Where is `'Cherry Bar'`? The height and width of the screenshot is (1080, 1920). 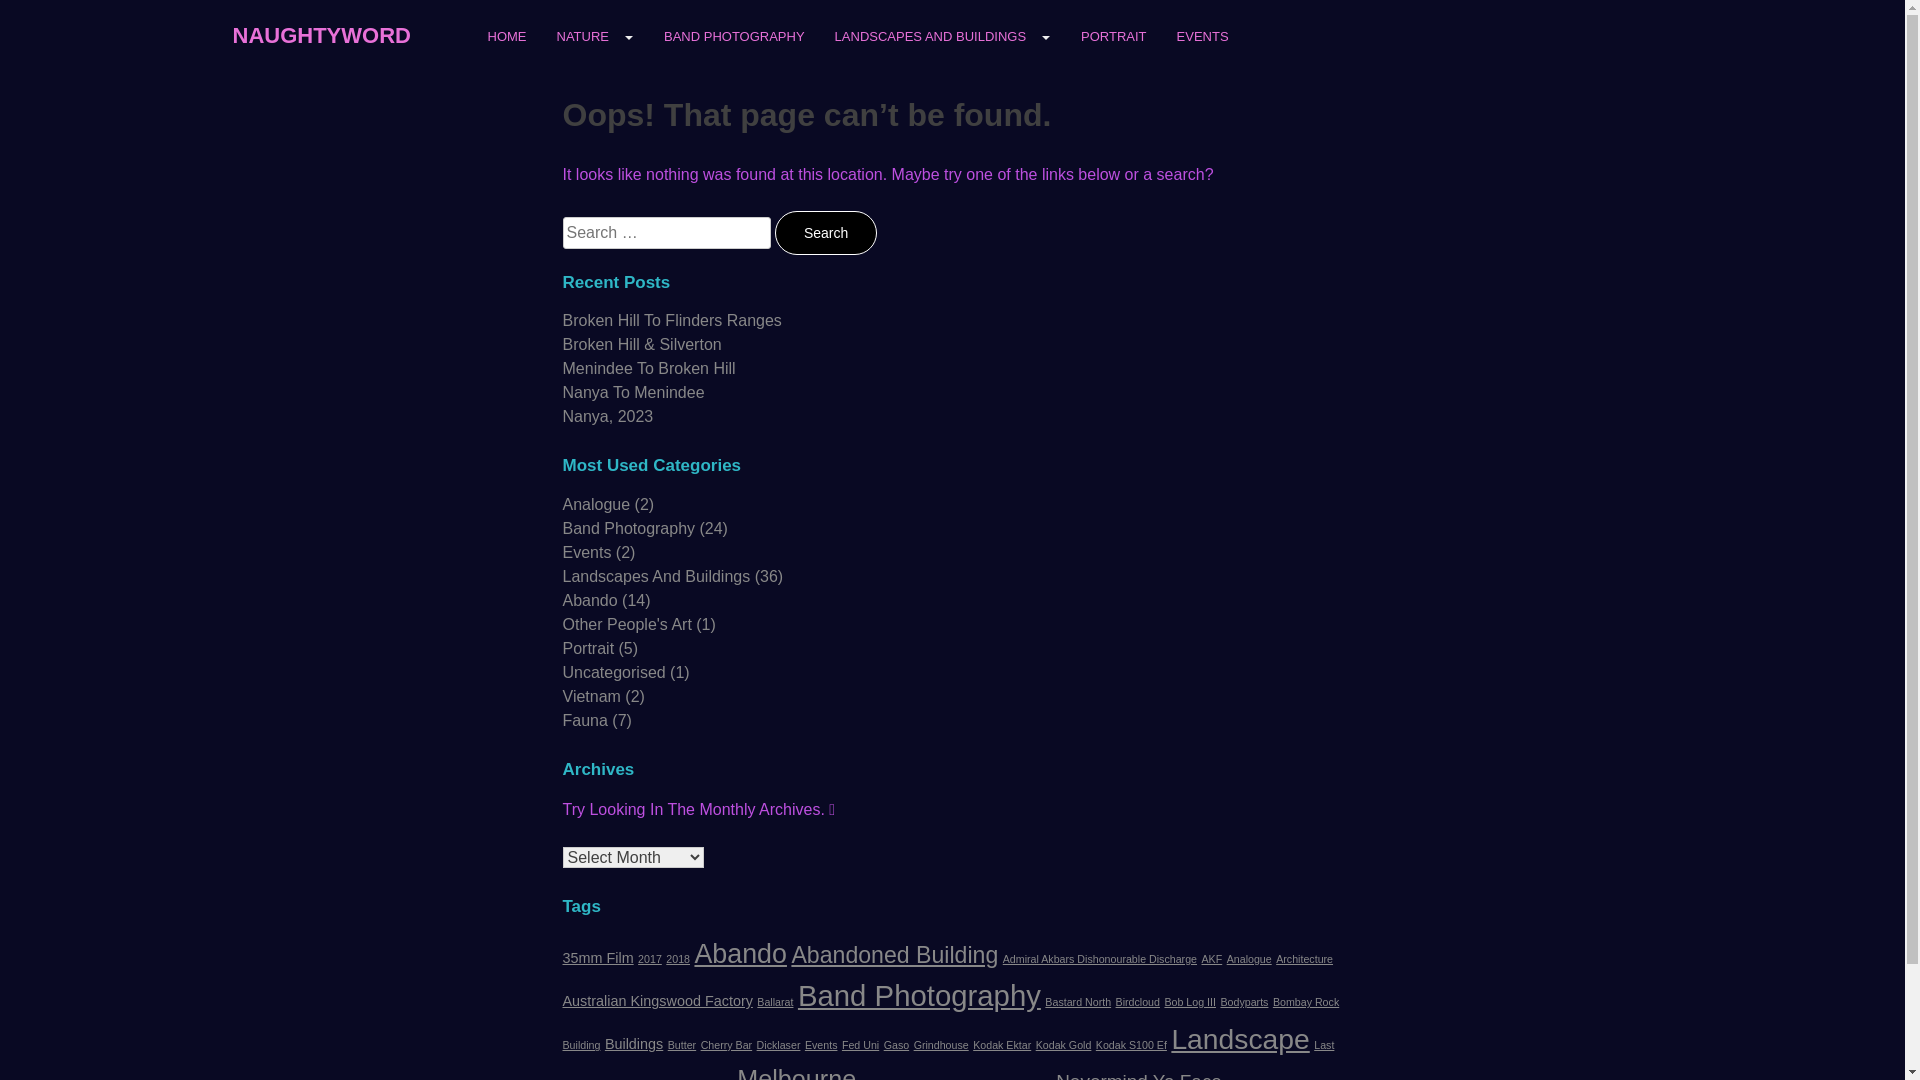
'Cherry Bar' is located at coordinates (700, 1044).